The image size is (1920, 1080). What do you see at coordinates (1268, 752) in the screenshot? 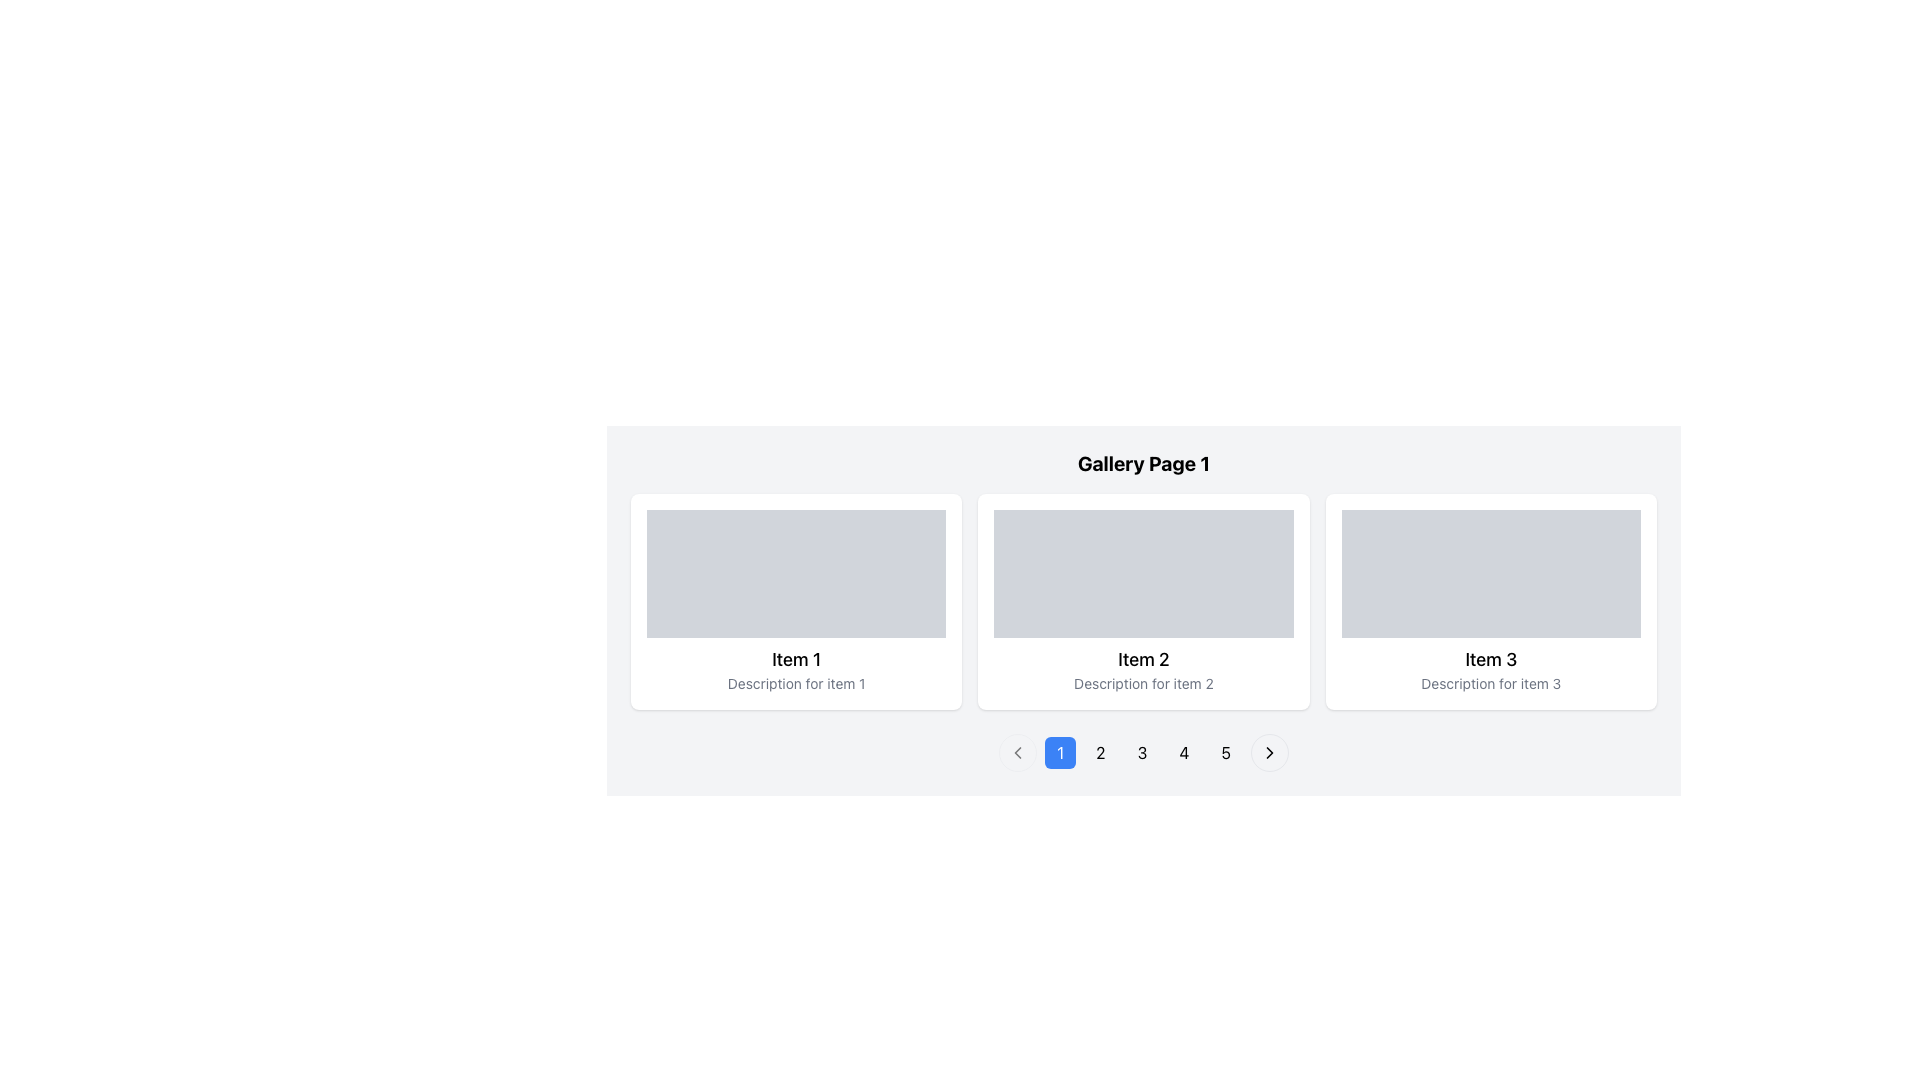
I see `the pagination next page icon located at the bottom-right of the pagination control area for keyboard navigation` at bounding box center [1268, 752].